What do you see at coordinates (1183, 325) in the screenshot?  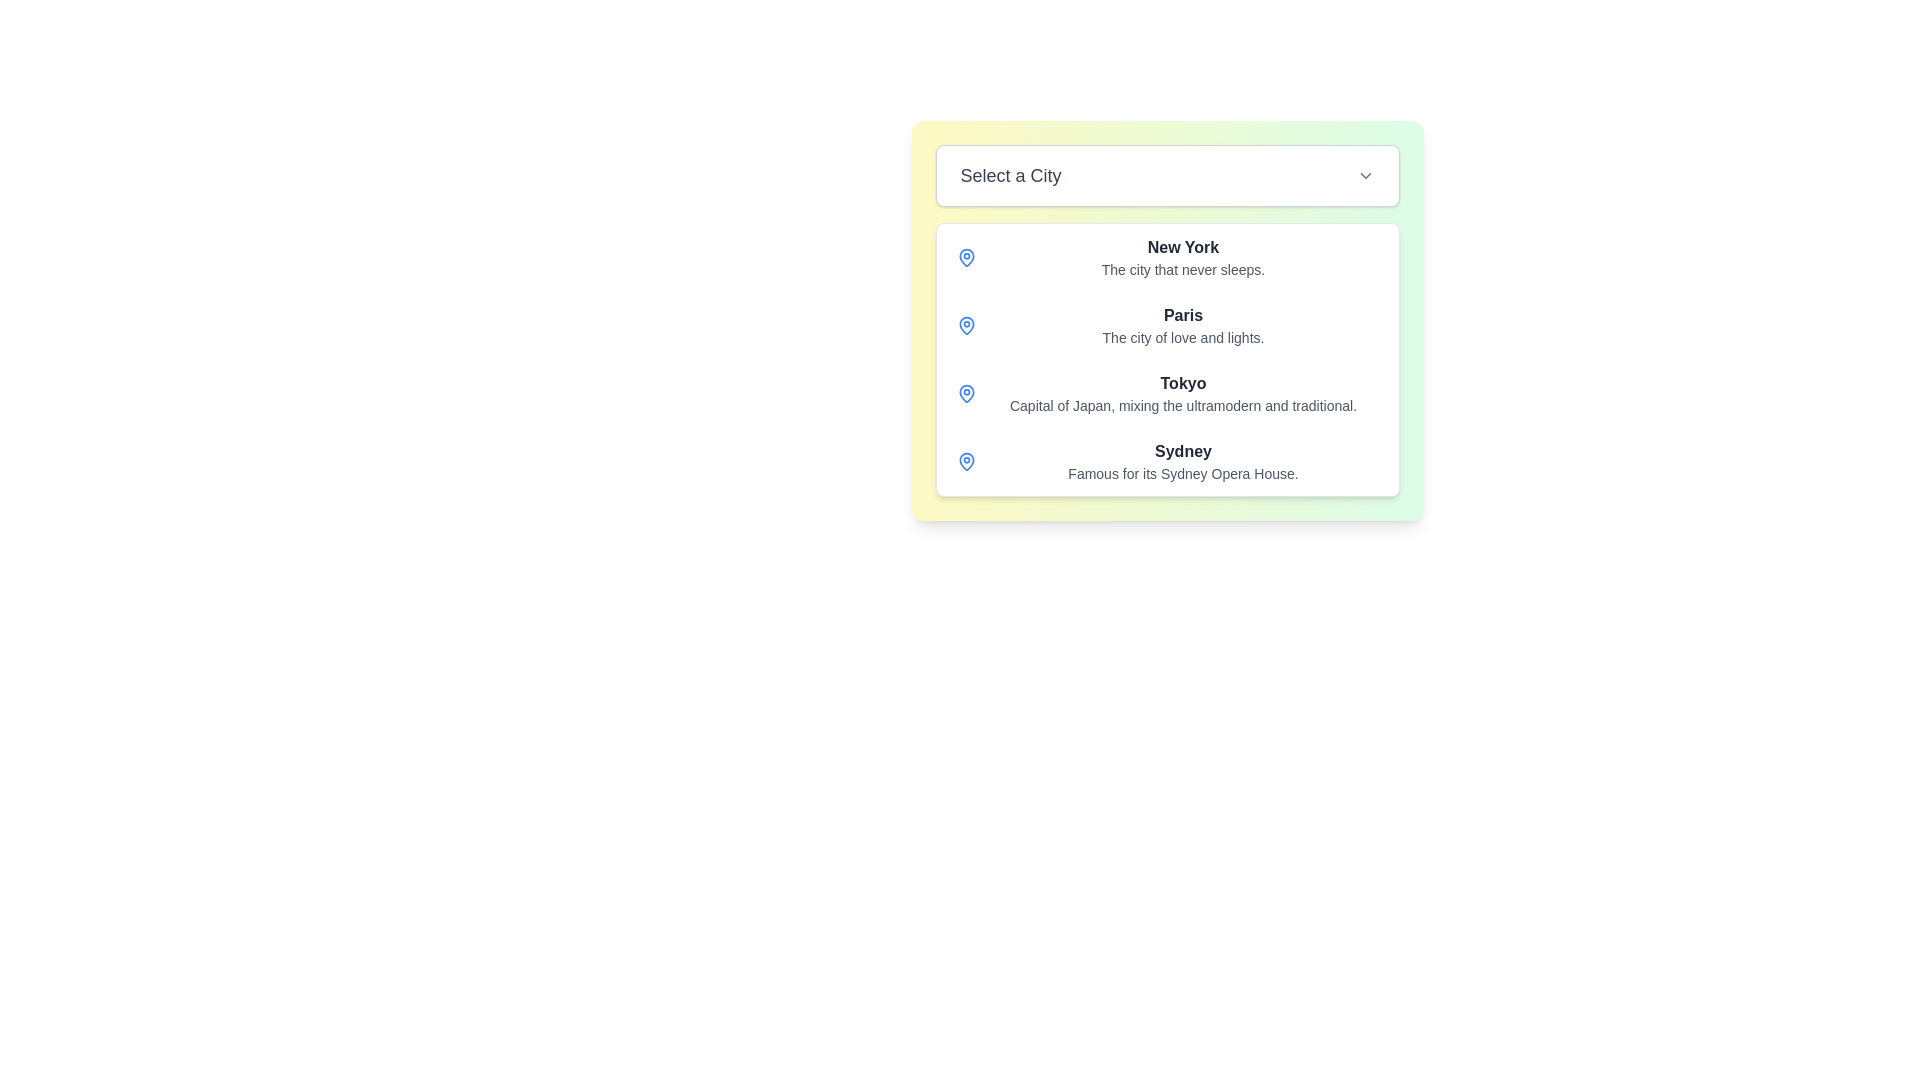 I see `the text label displaying the city name 'Paris' which is located between 'New York' and 'Tokyo' in the location selection menu` at bounding box center [1183, 325].